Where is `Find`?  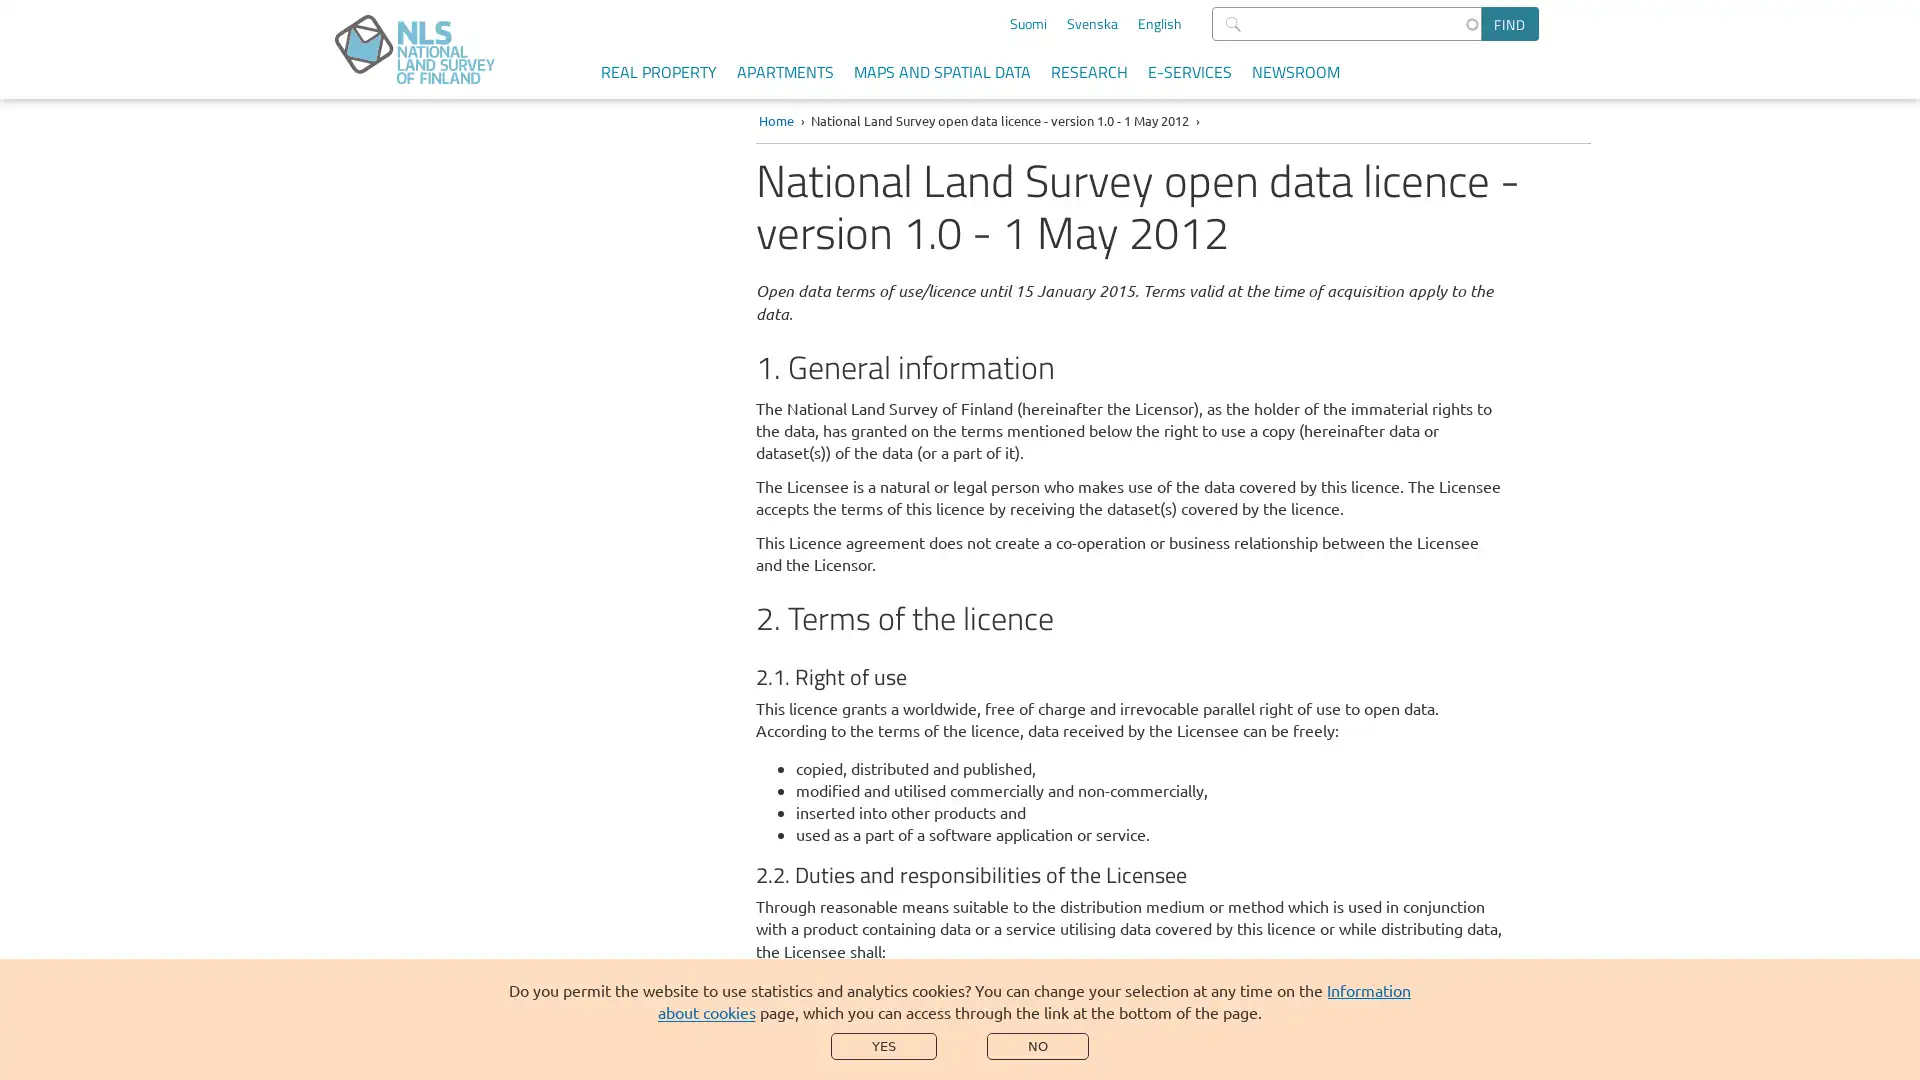 Find is located at coordinates (1510, 23).